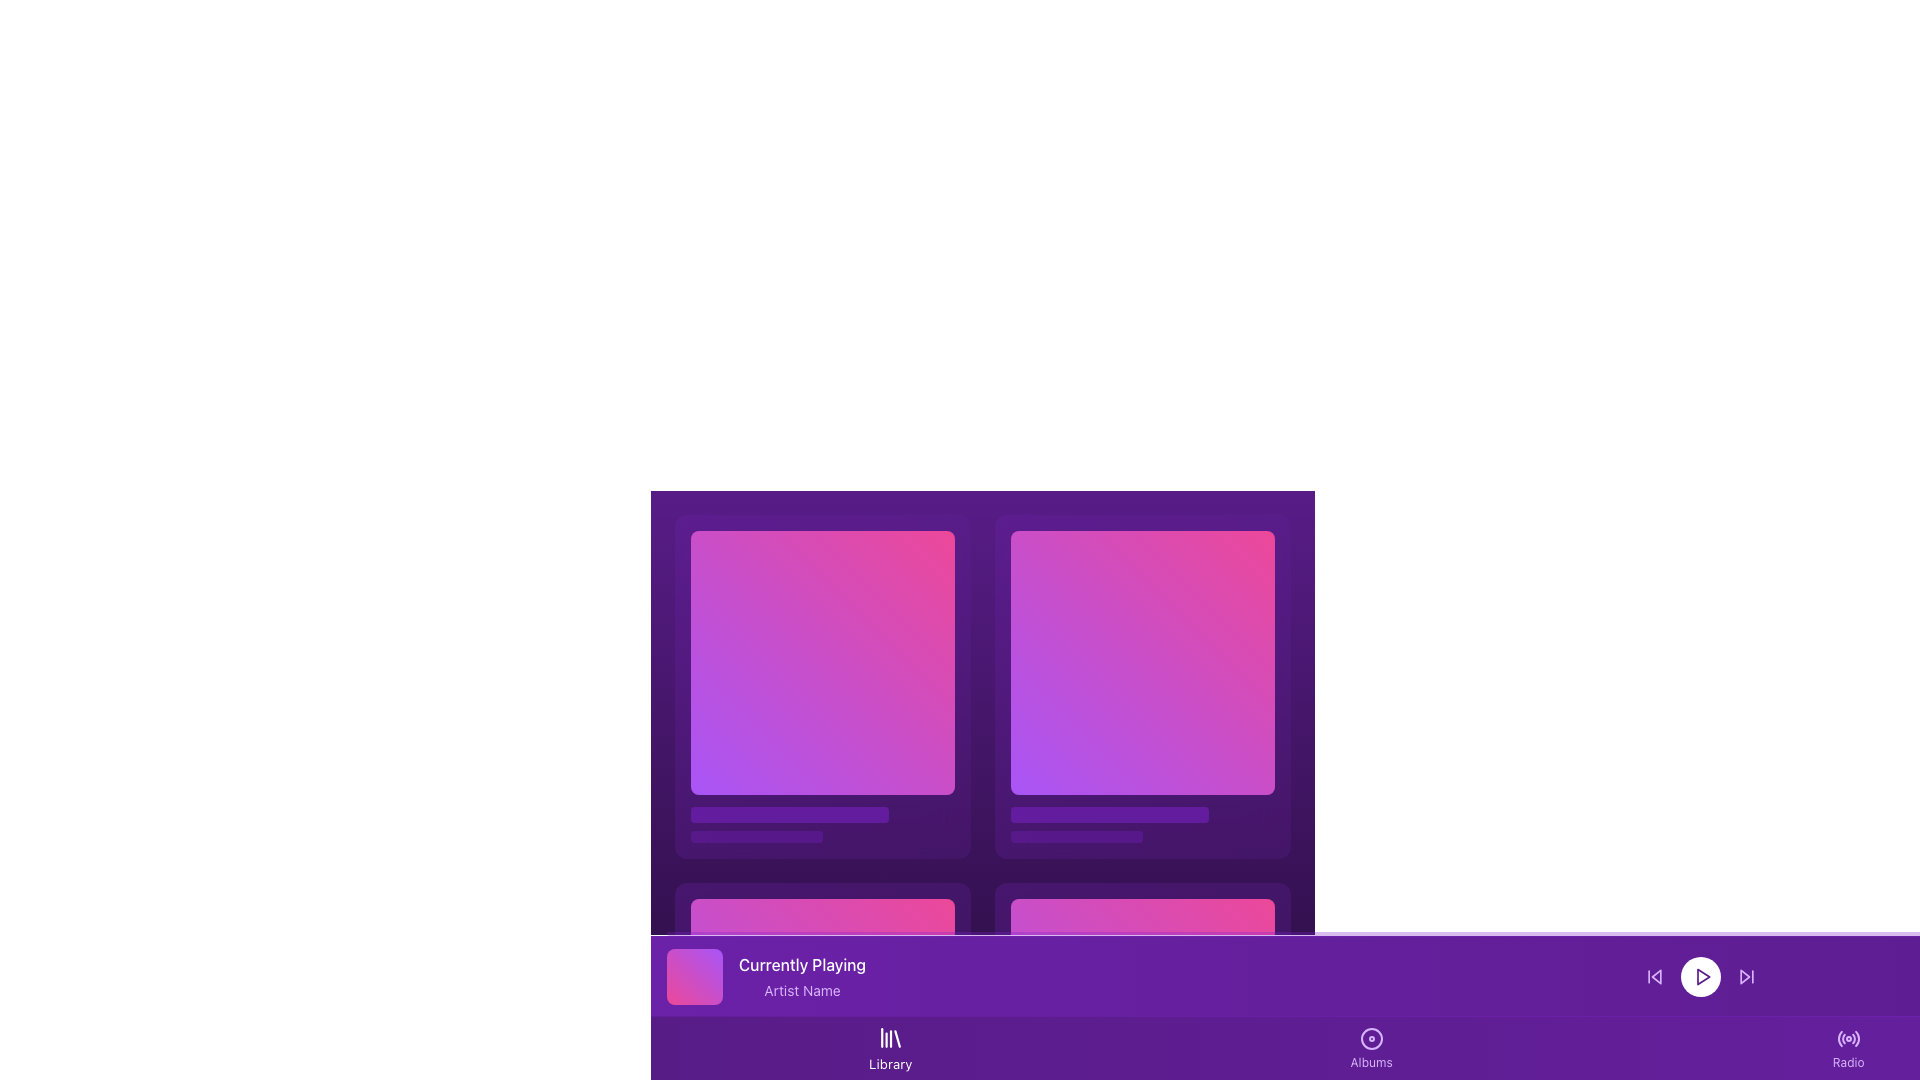  I want to click on the circular play control button located centrally within the three-button group in the bottom playback bar to play or pause the media, so click(1699, 975).